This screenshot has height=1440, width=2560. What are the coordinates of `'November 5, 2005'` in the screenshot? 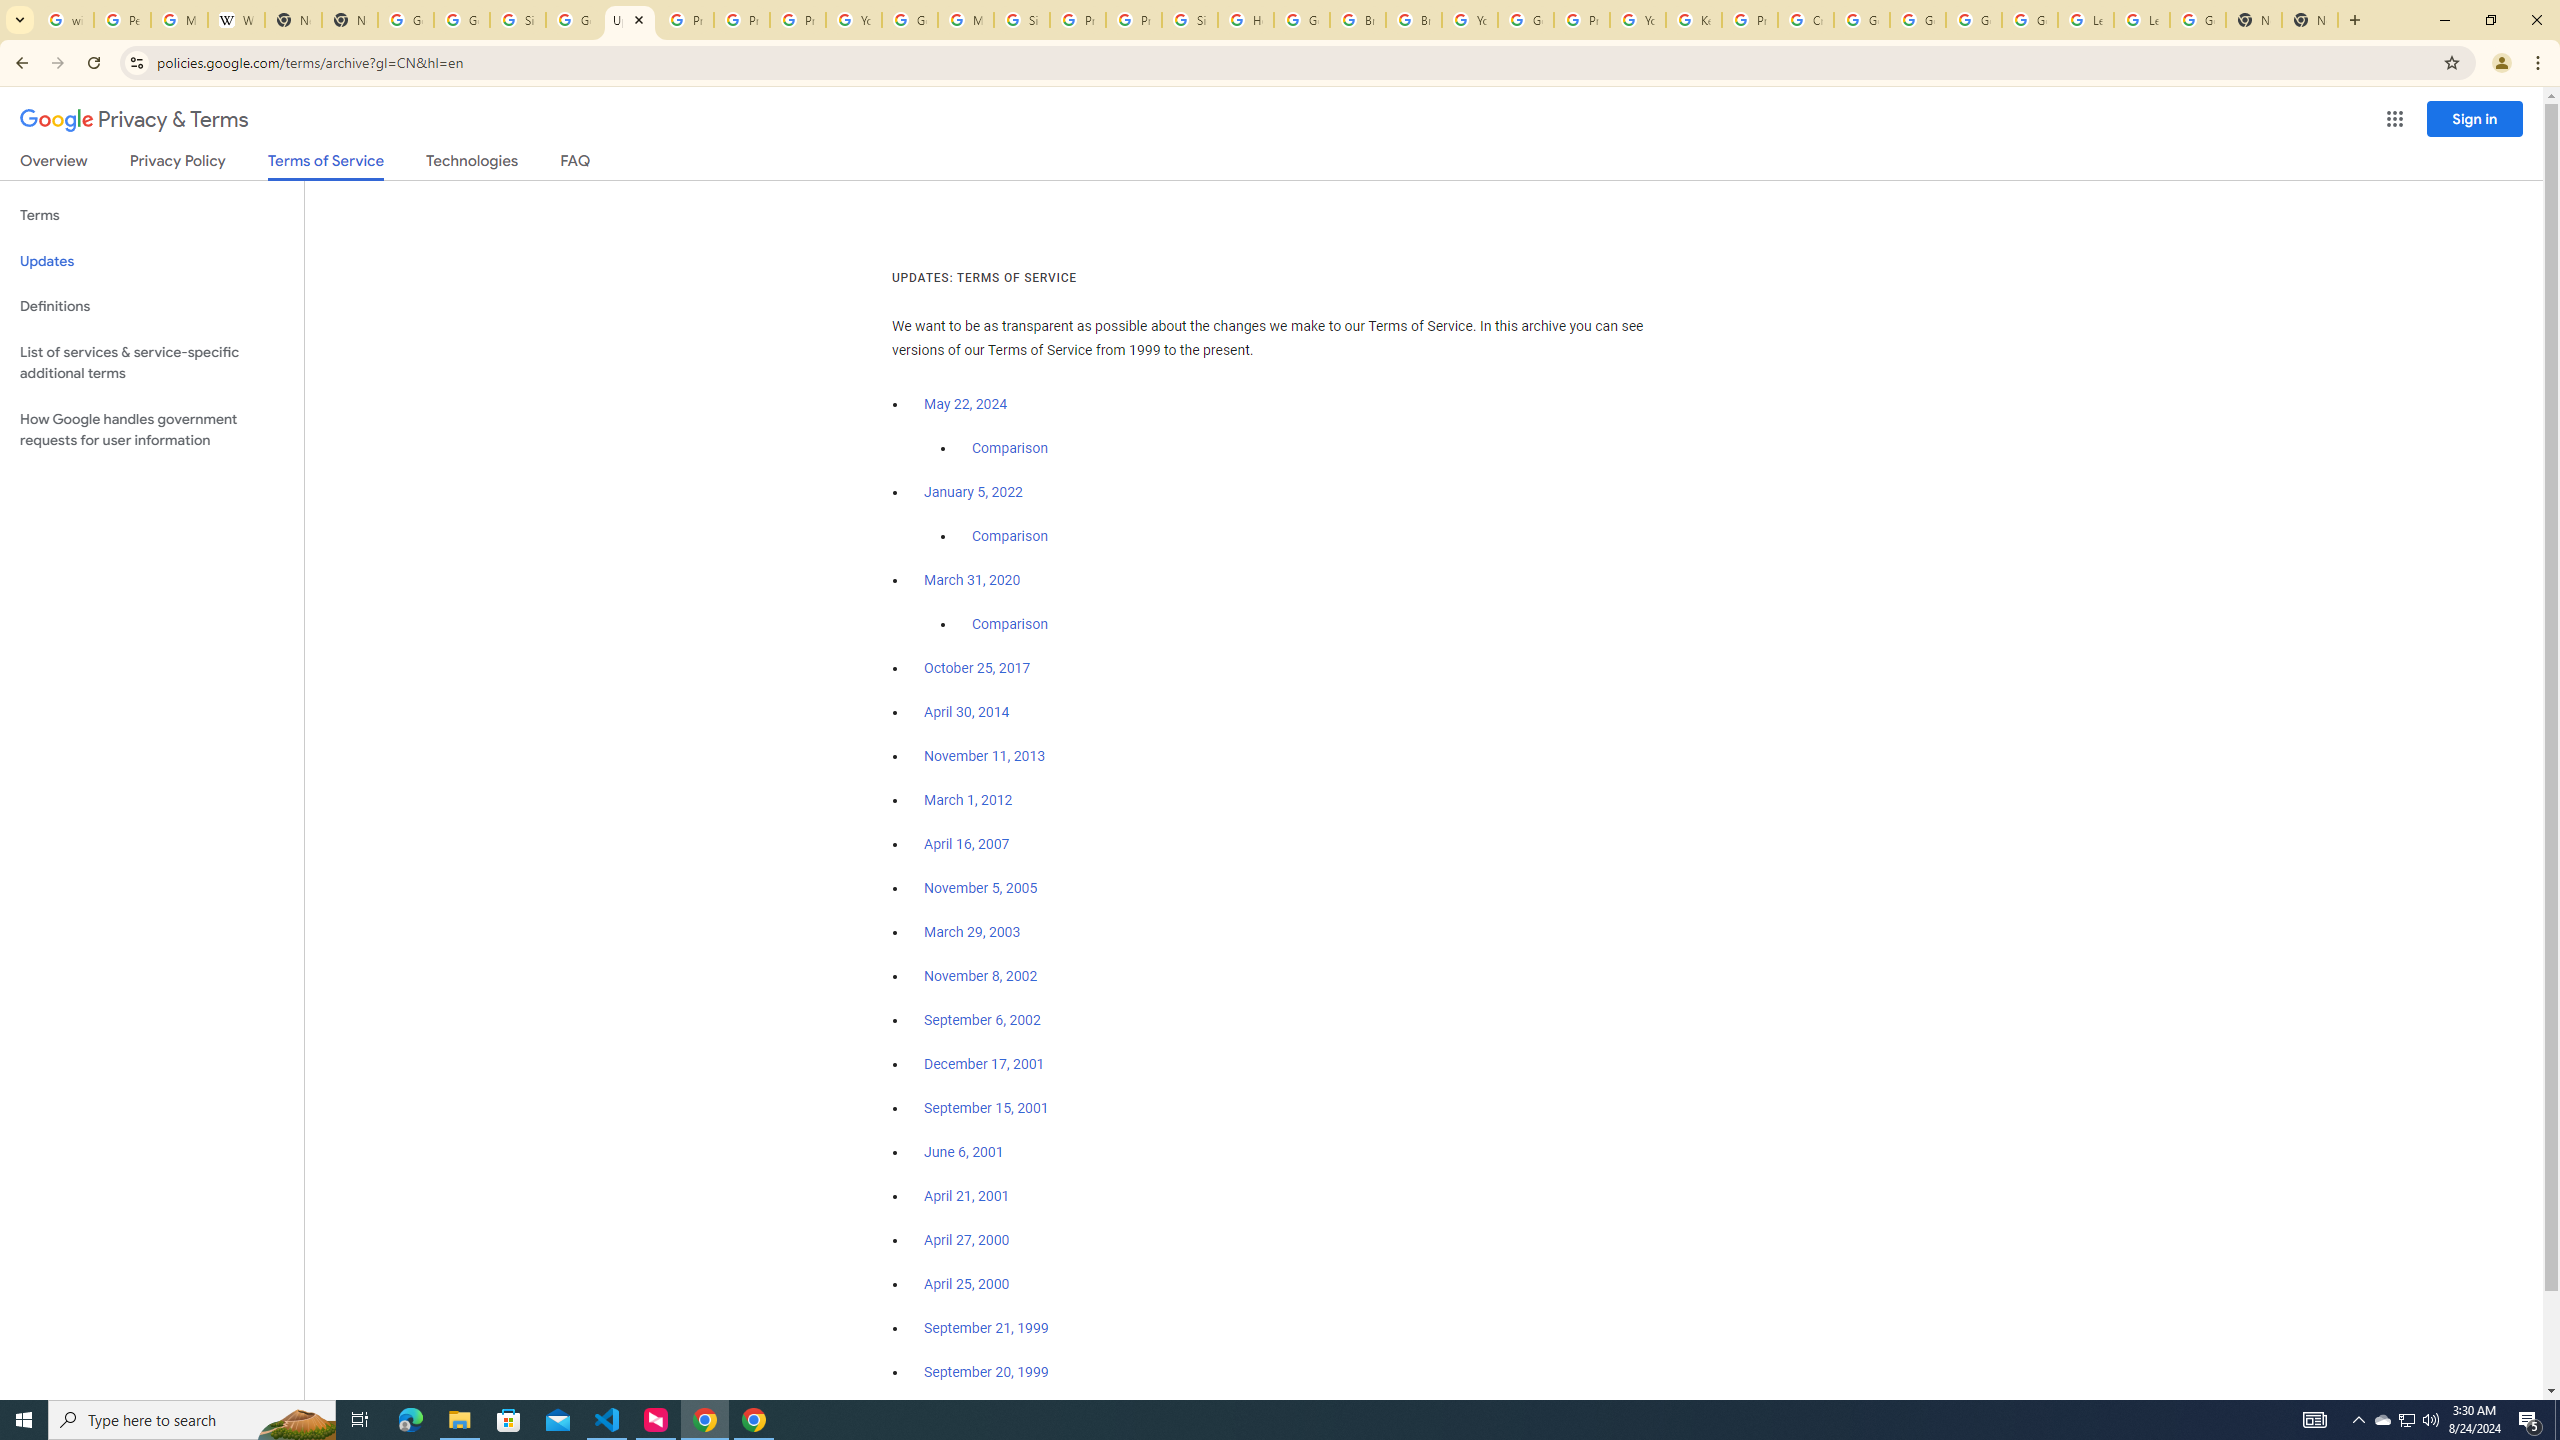 It's located at (979, 888).